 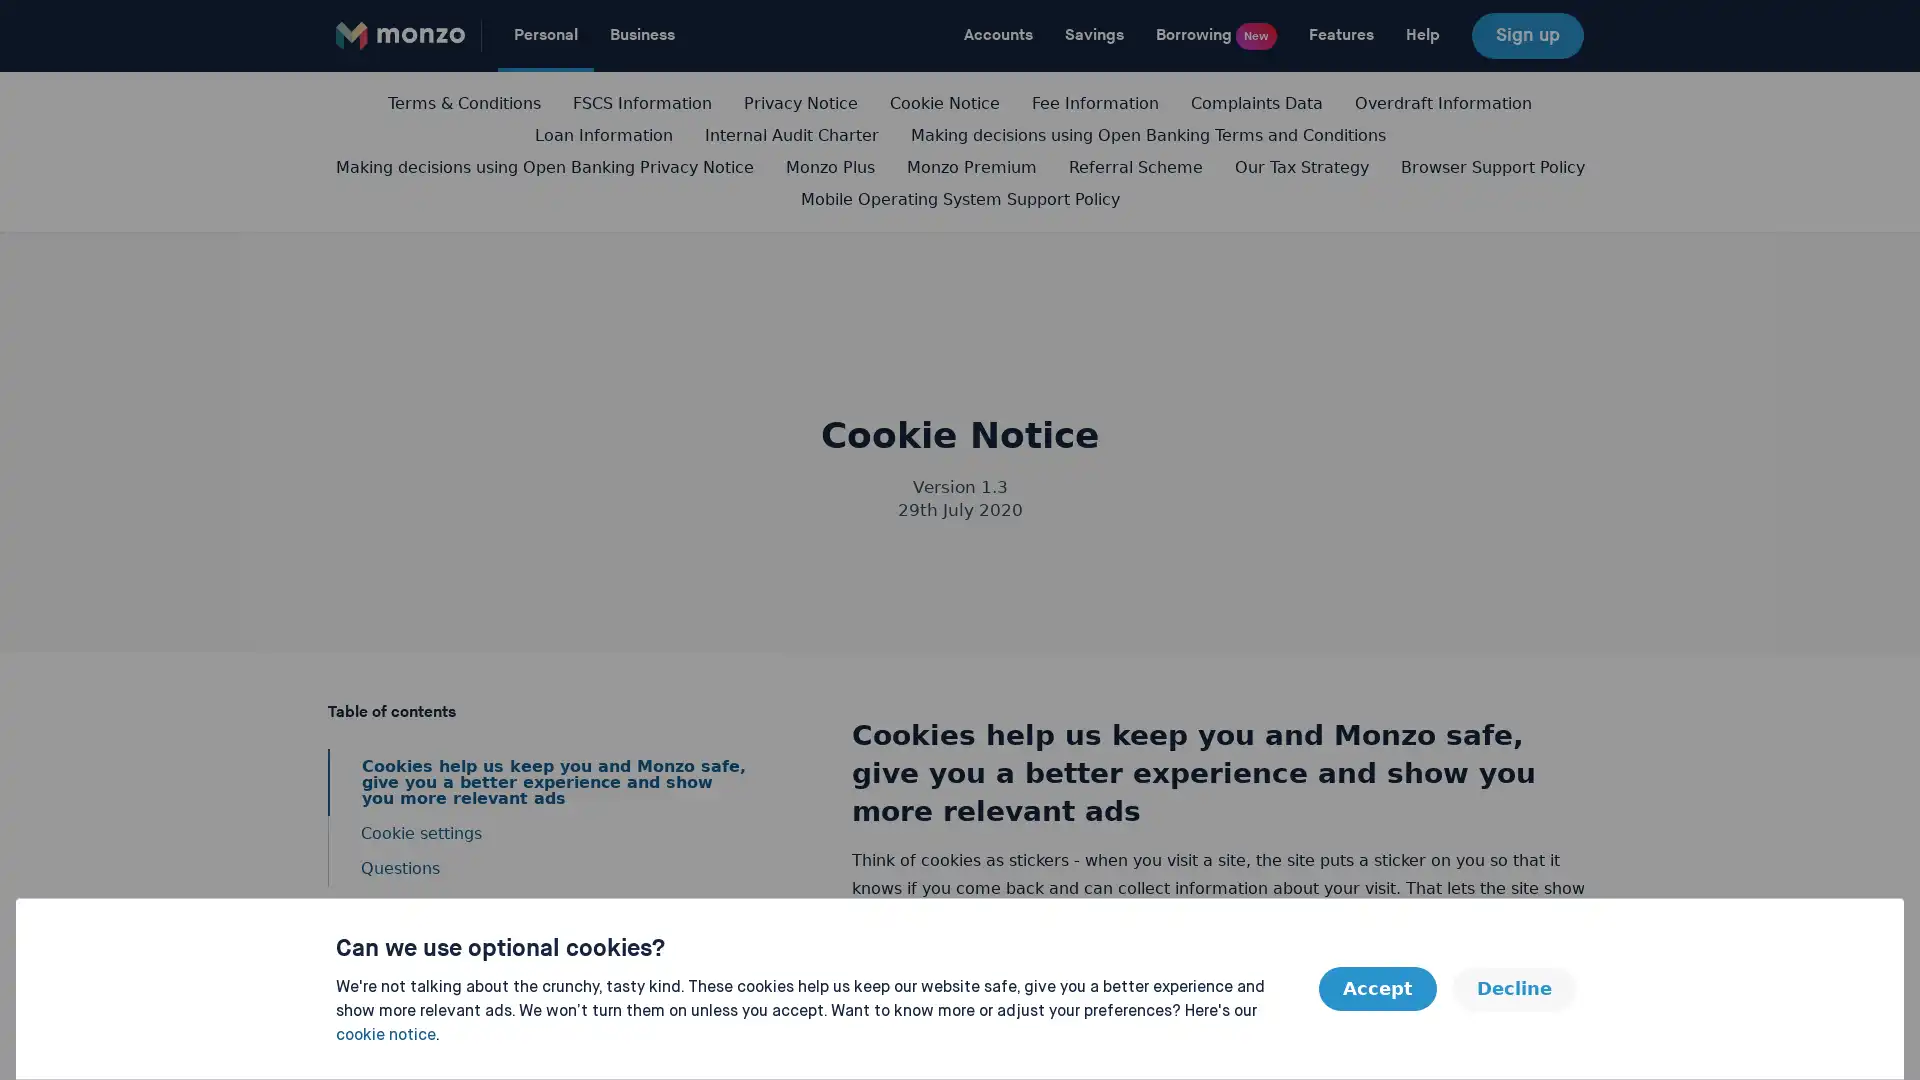 What do you see at coordinates (1215, 35) in the screenshot?
I see `Borrowing New` at bounding box center [1215, 35].